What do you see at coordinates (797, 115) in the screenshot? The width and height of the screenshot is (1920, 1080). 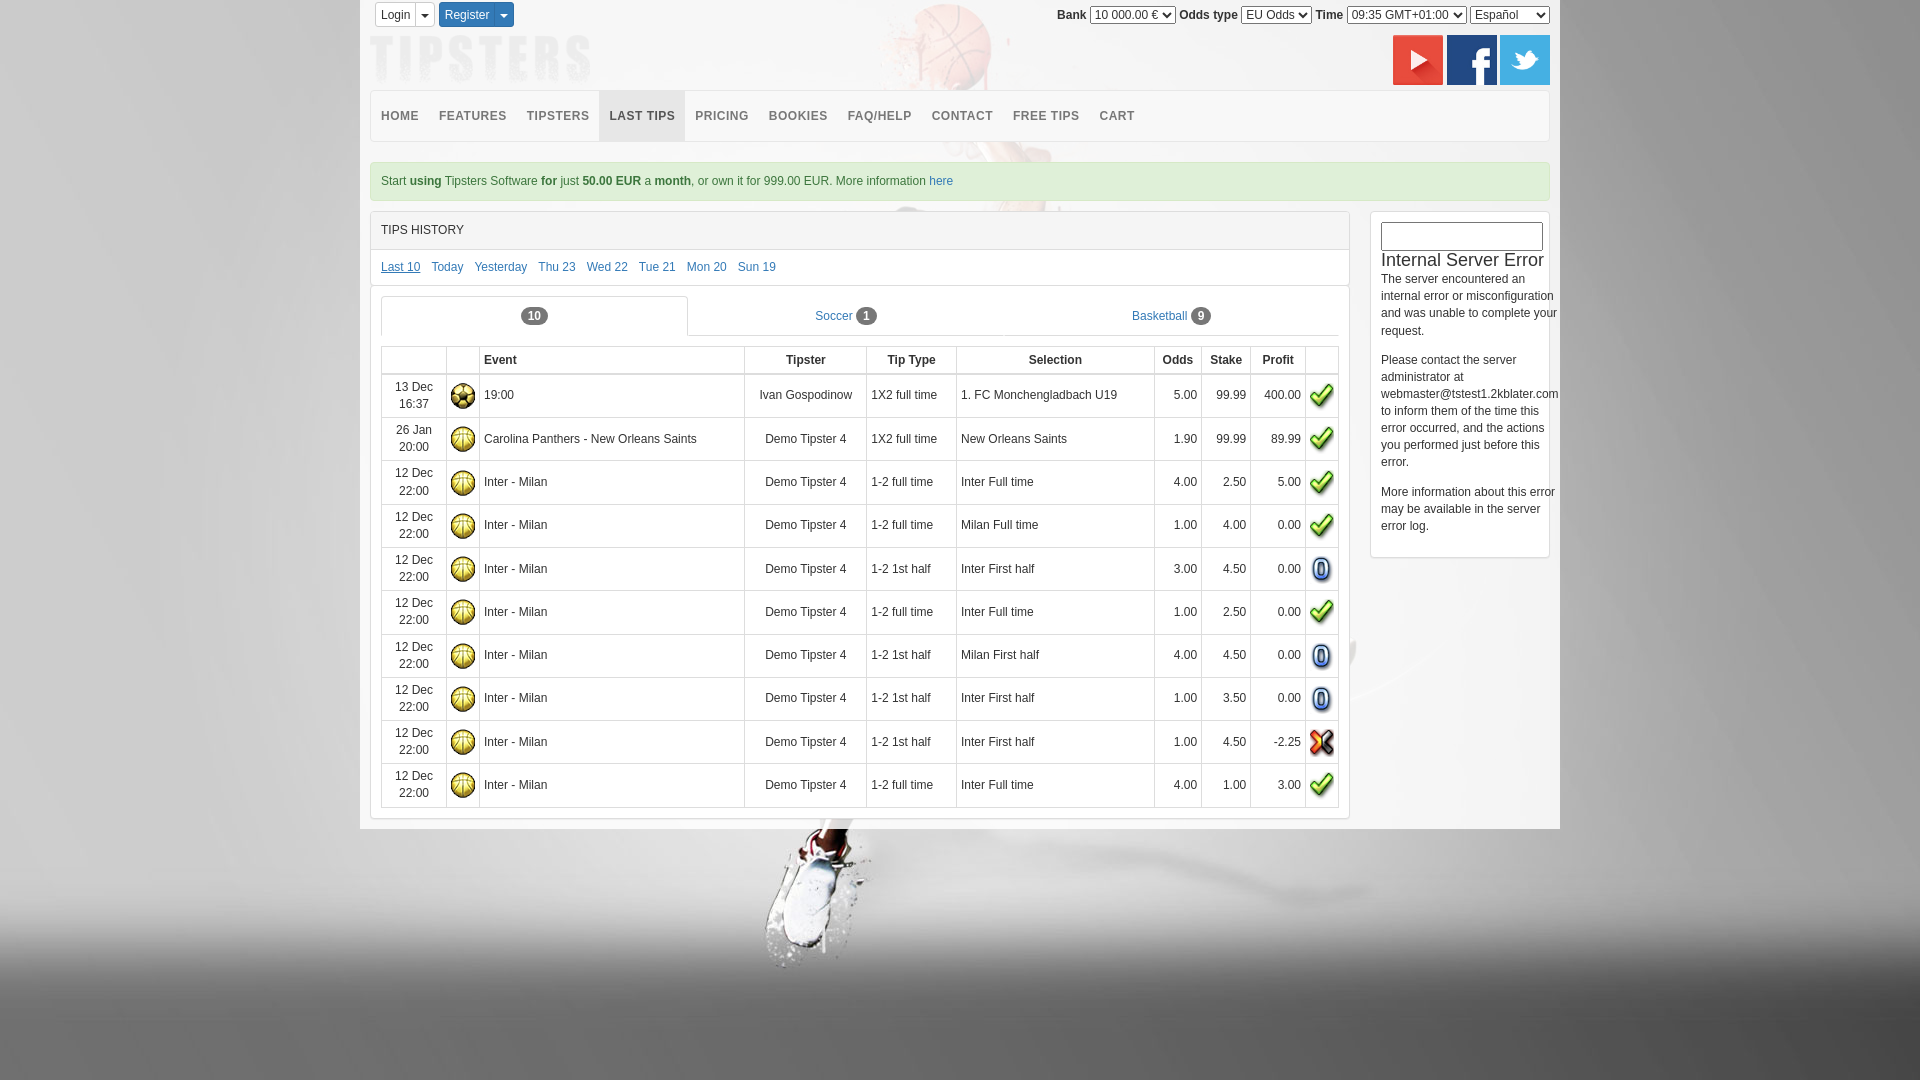 I see `'BOOKIES'` at bounding box center [797, 115].